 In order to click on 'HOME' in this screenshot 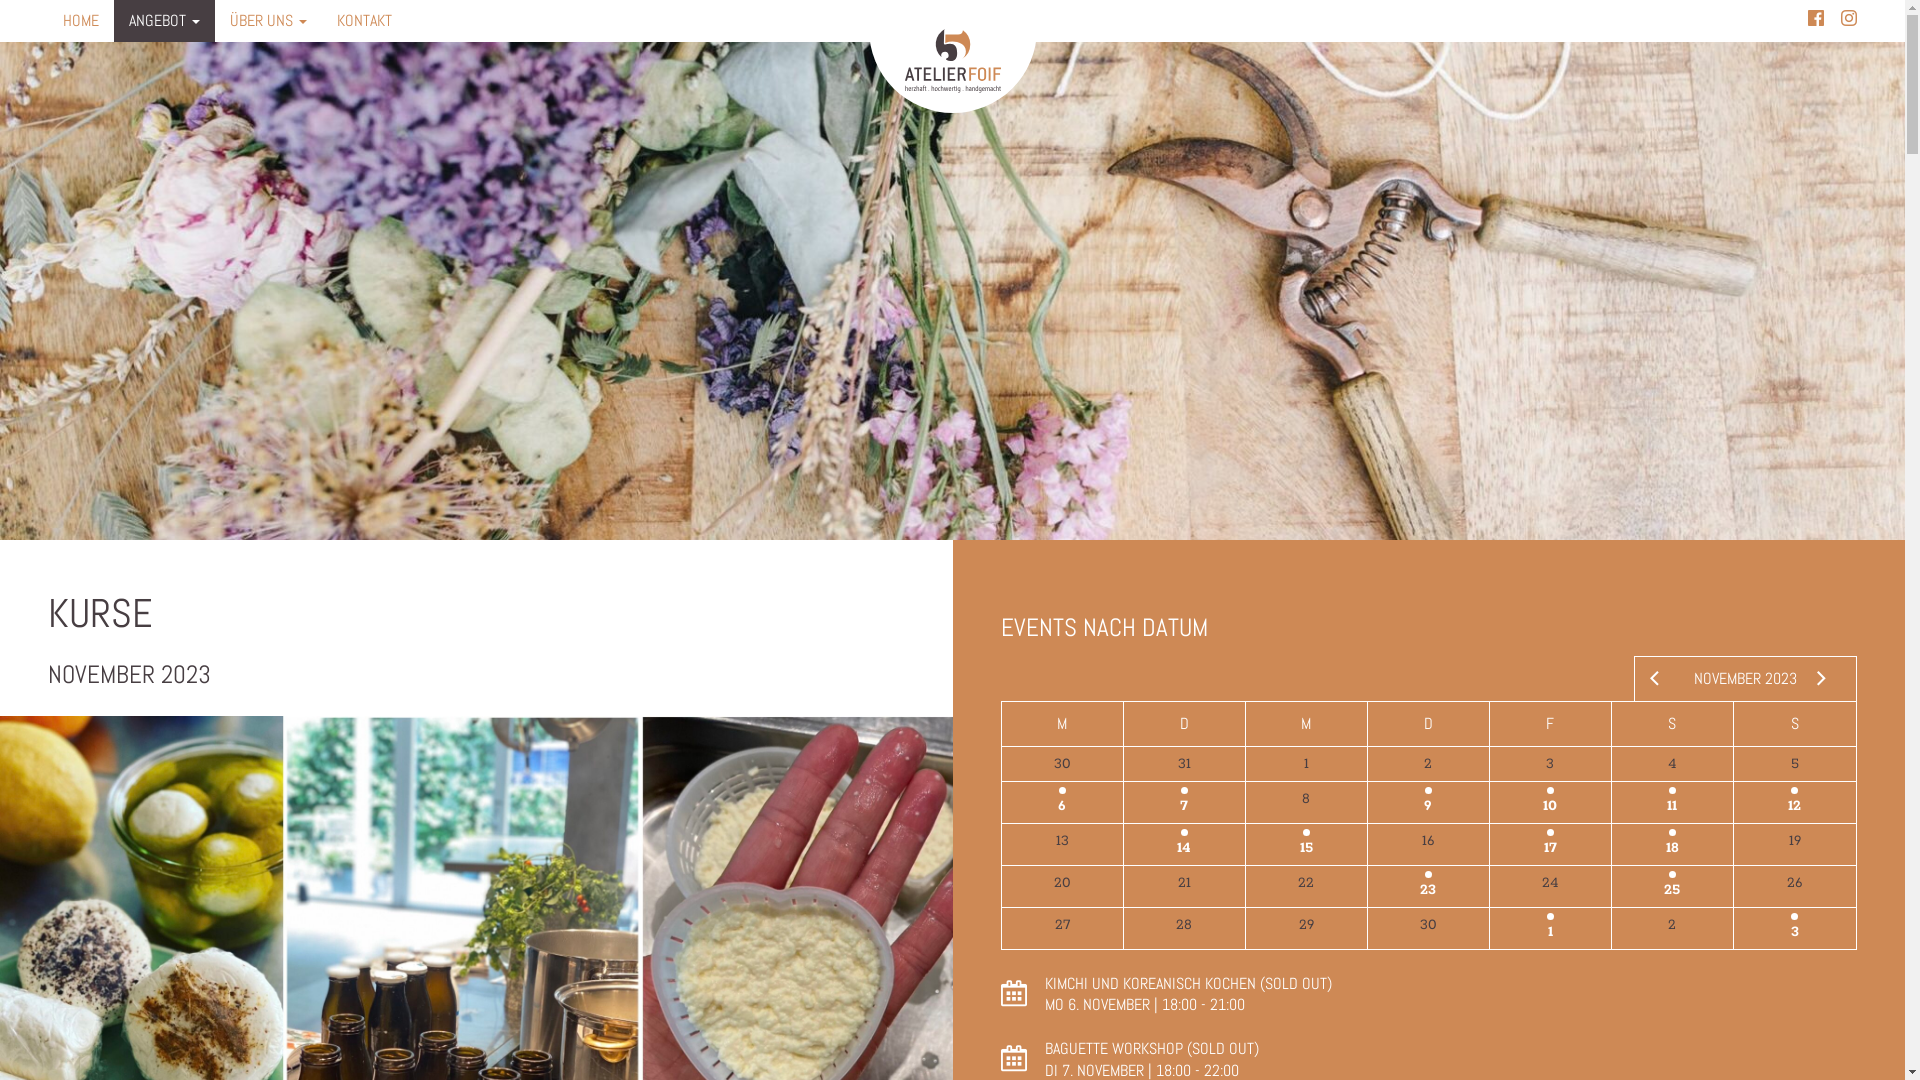, I will do `click(80, 20)`.